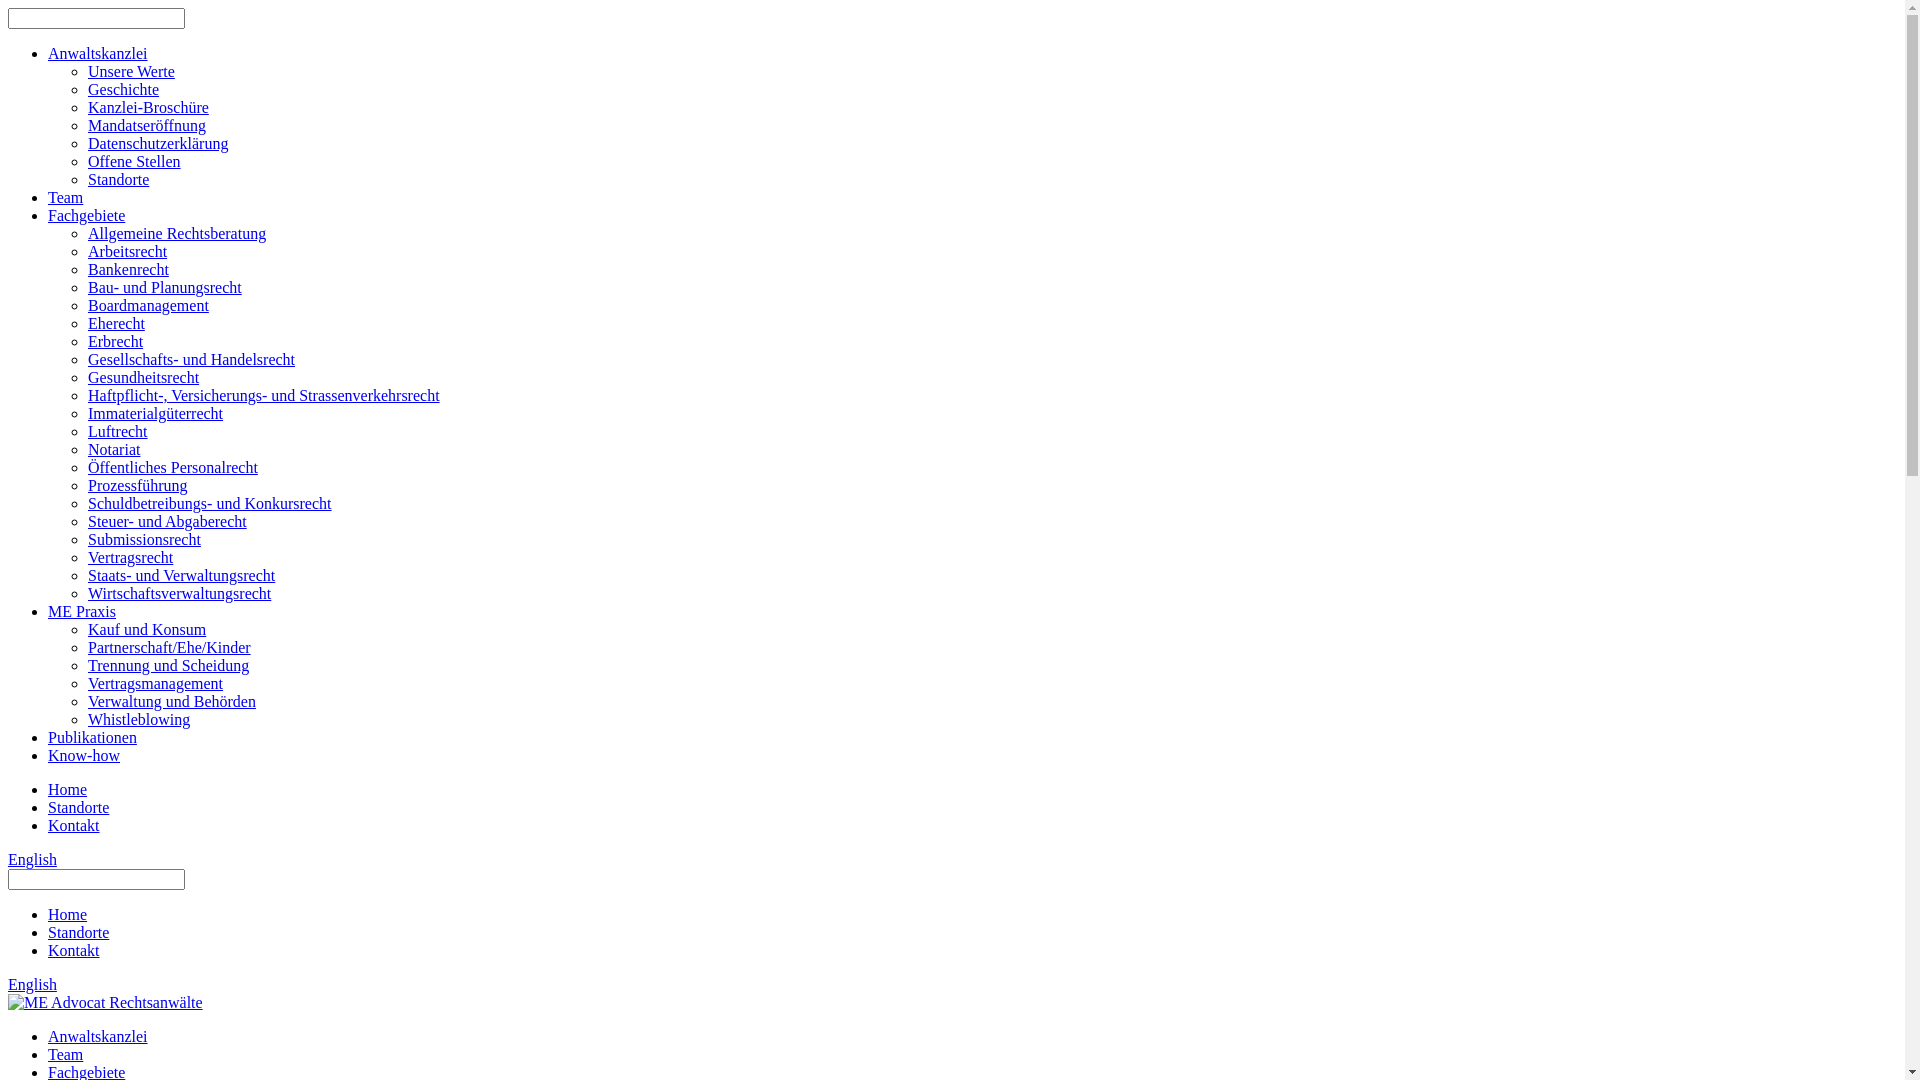 The image size is (1920, 1080). Describe the element at coordinates (113, 448) in the screenshot. I see `'Notariat'` at that location.